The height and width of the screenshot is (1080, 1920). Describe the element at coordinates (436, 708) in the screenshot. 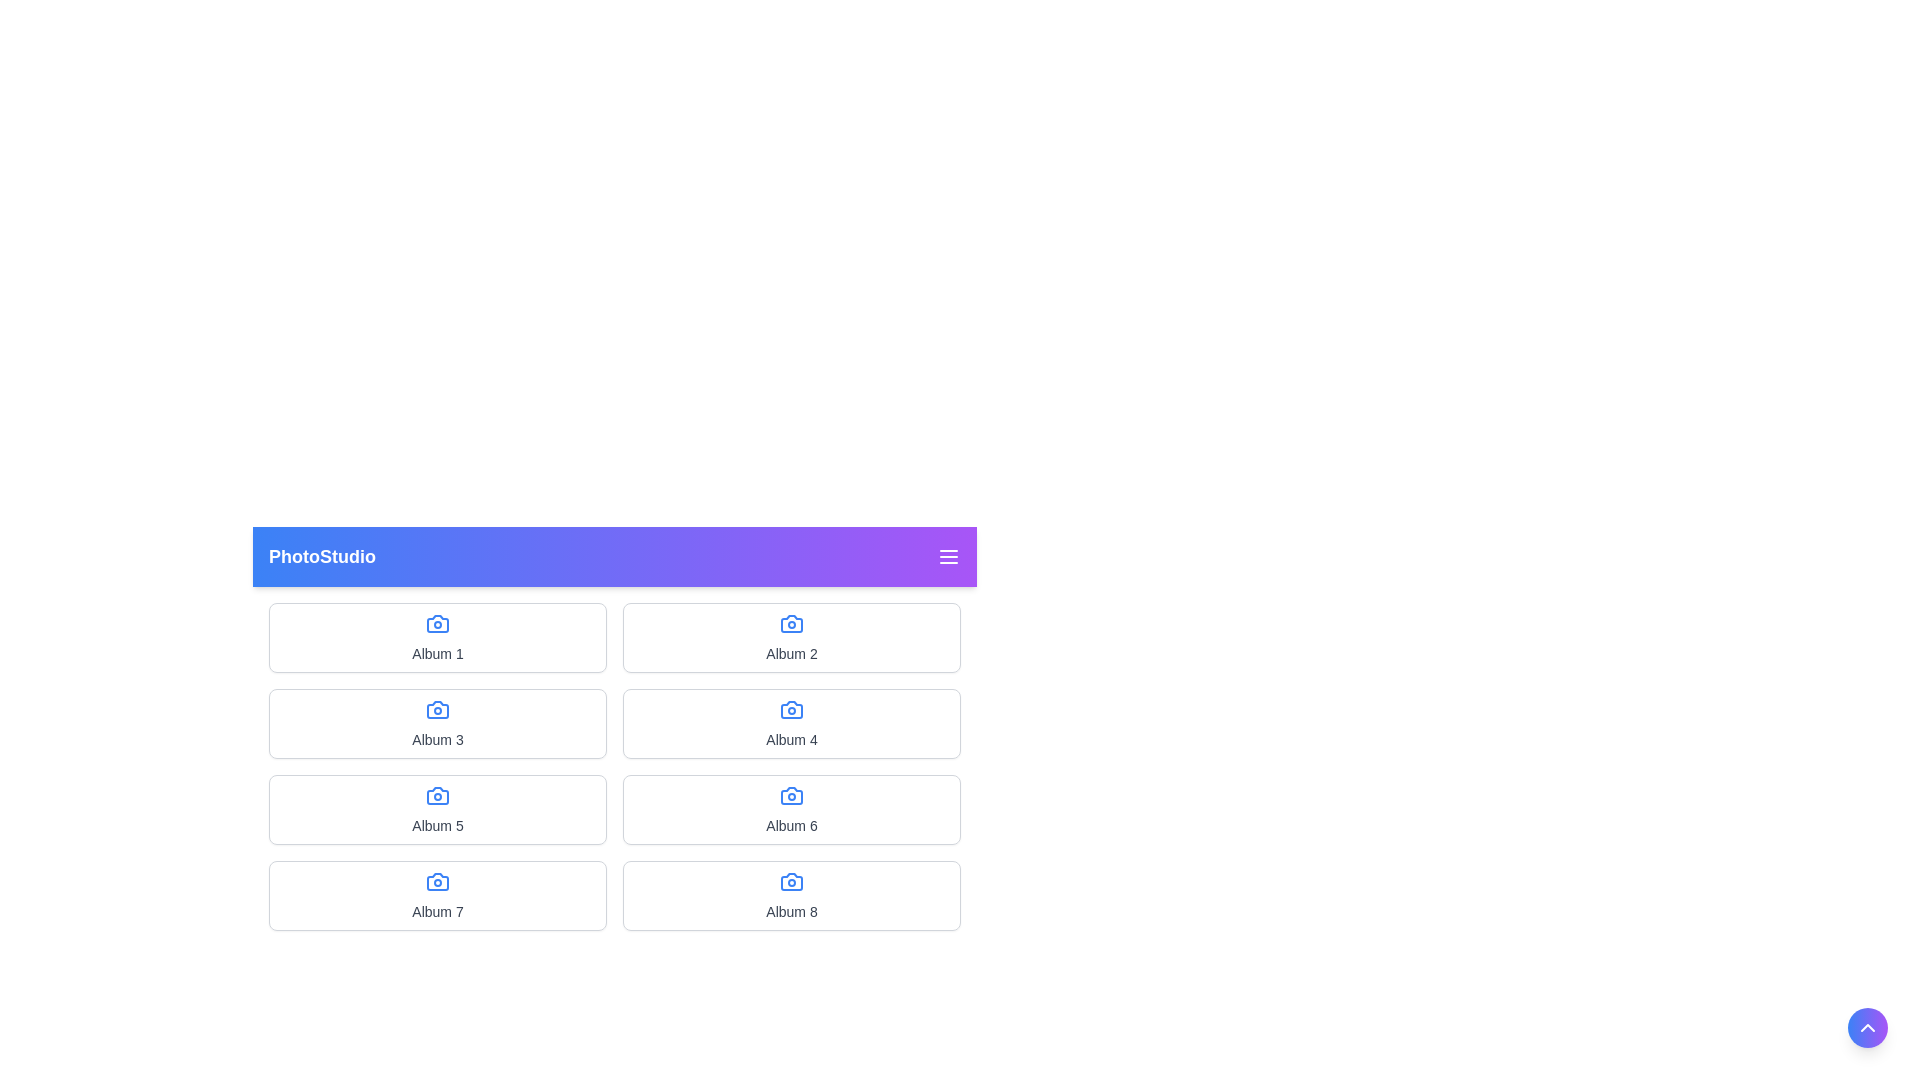

I see `the camera icon located above the 'Album 3' label, which is the third element in the grid layout` at that location.